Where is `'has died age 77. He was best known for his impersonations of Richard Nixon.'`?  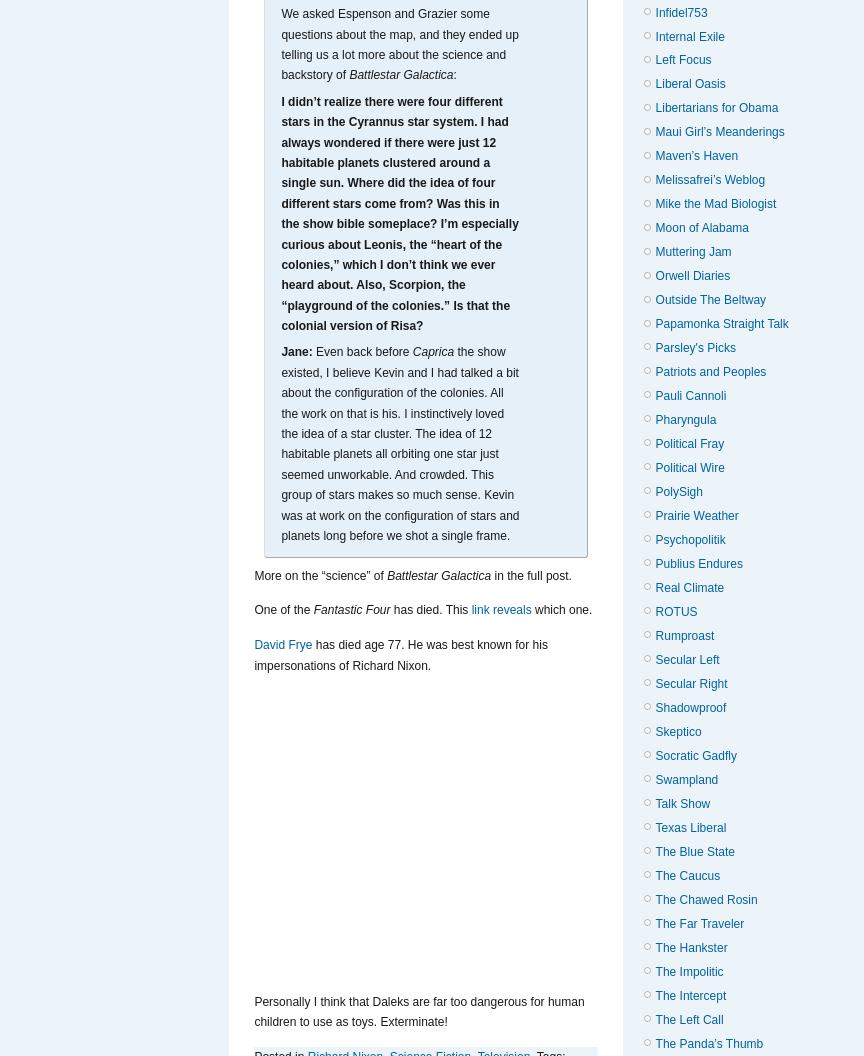
'has died age 77. He was best known for his impersonations of Richard Nixon.' is located at coordinates (254, 654).